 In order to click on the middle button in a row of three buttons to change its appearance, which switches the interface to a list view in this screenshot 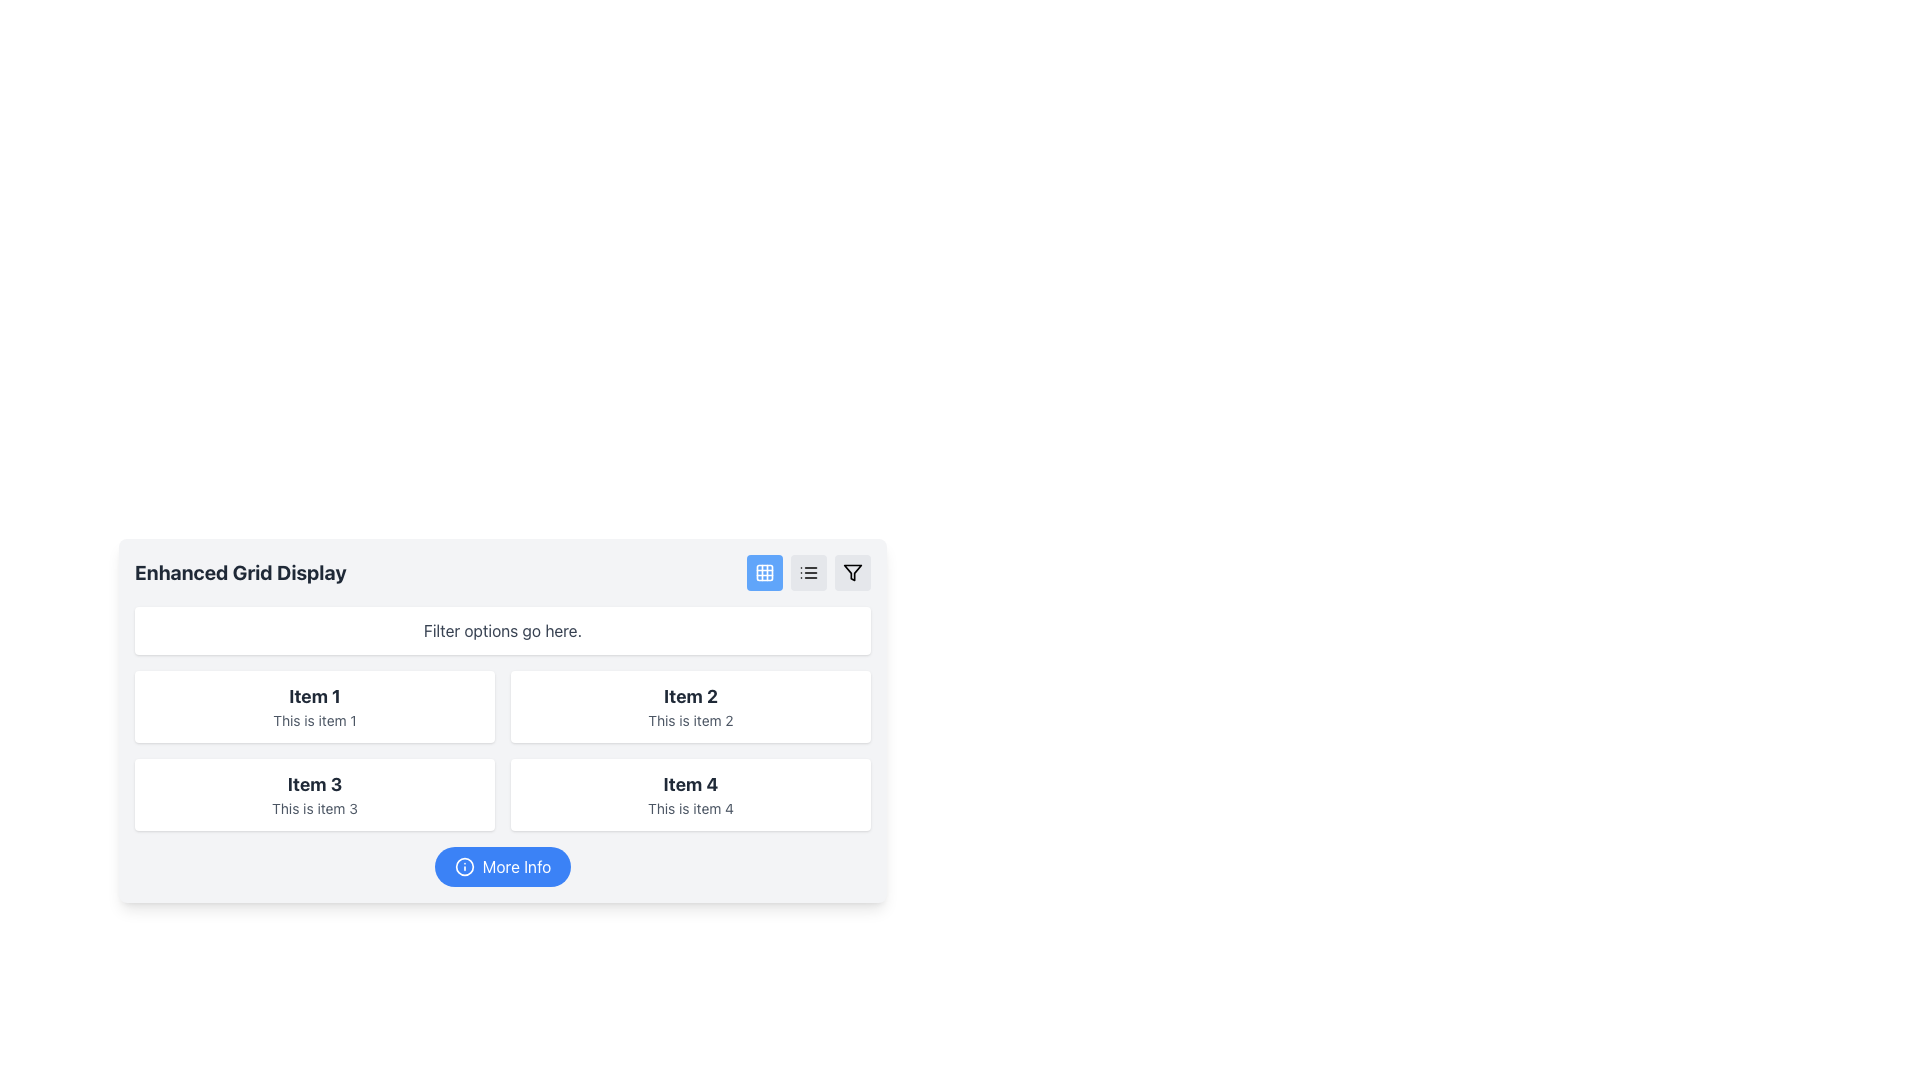, I will do `click(809, 573)`.